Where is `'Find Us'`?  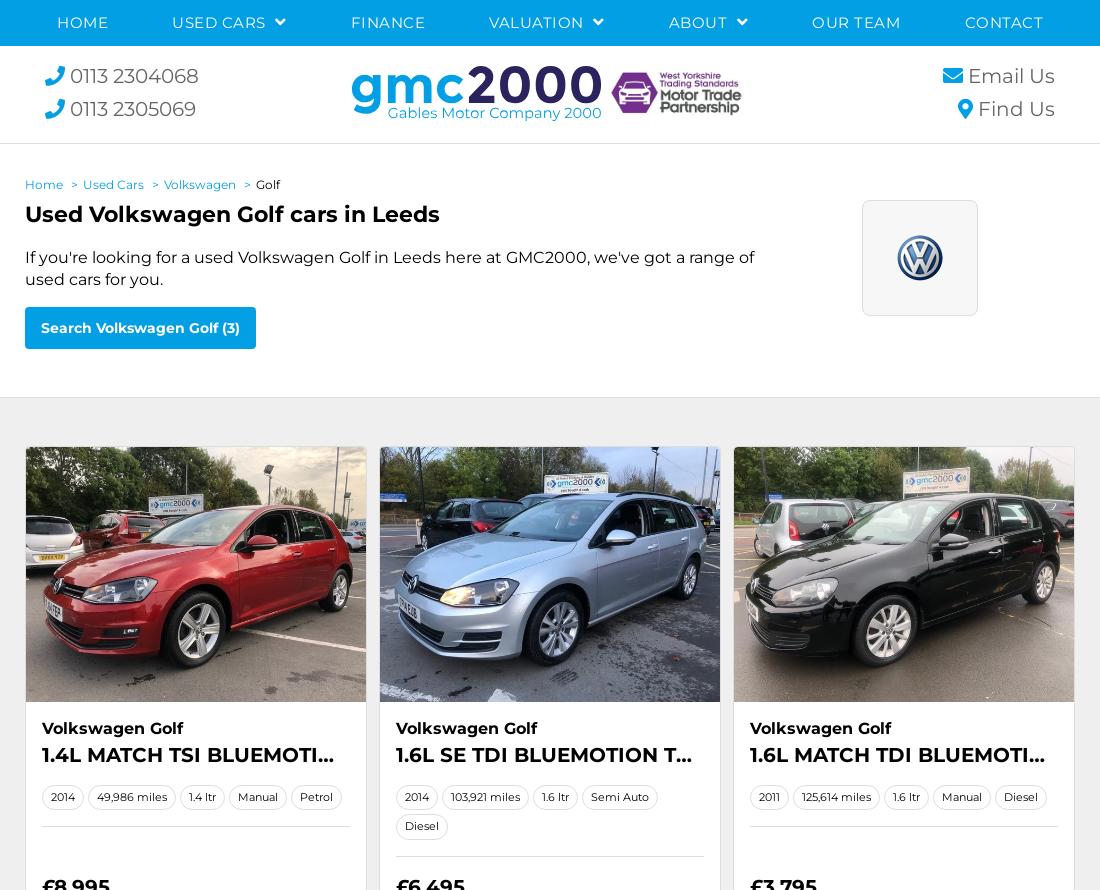
'Find Us' is located at coordinates (1015, 108).